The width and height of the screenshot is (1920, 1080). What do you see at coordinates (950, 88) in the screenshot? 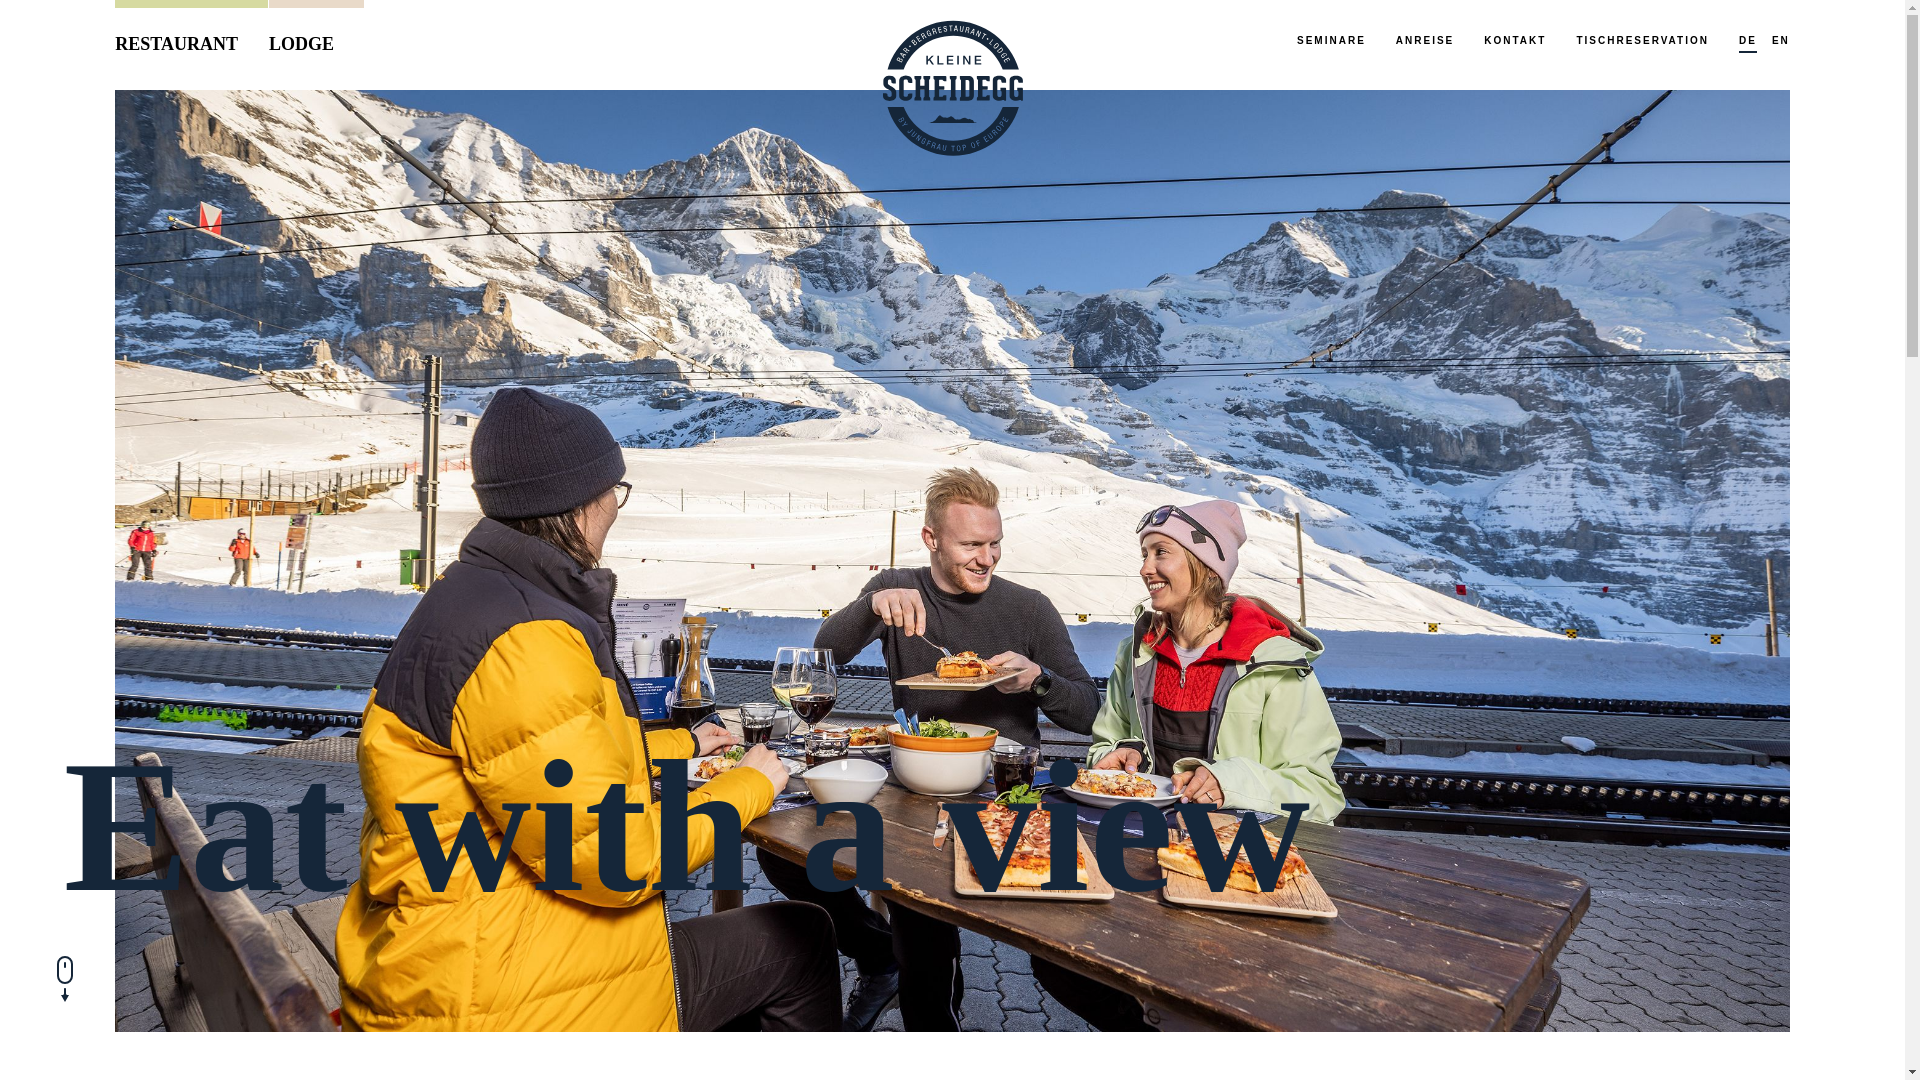
I see `'Bergrestaurant Kleine Scheidegg'` at bounding box center [950, 88].